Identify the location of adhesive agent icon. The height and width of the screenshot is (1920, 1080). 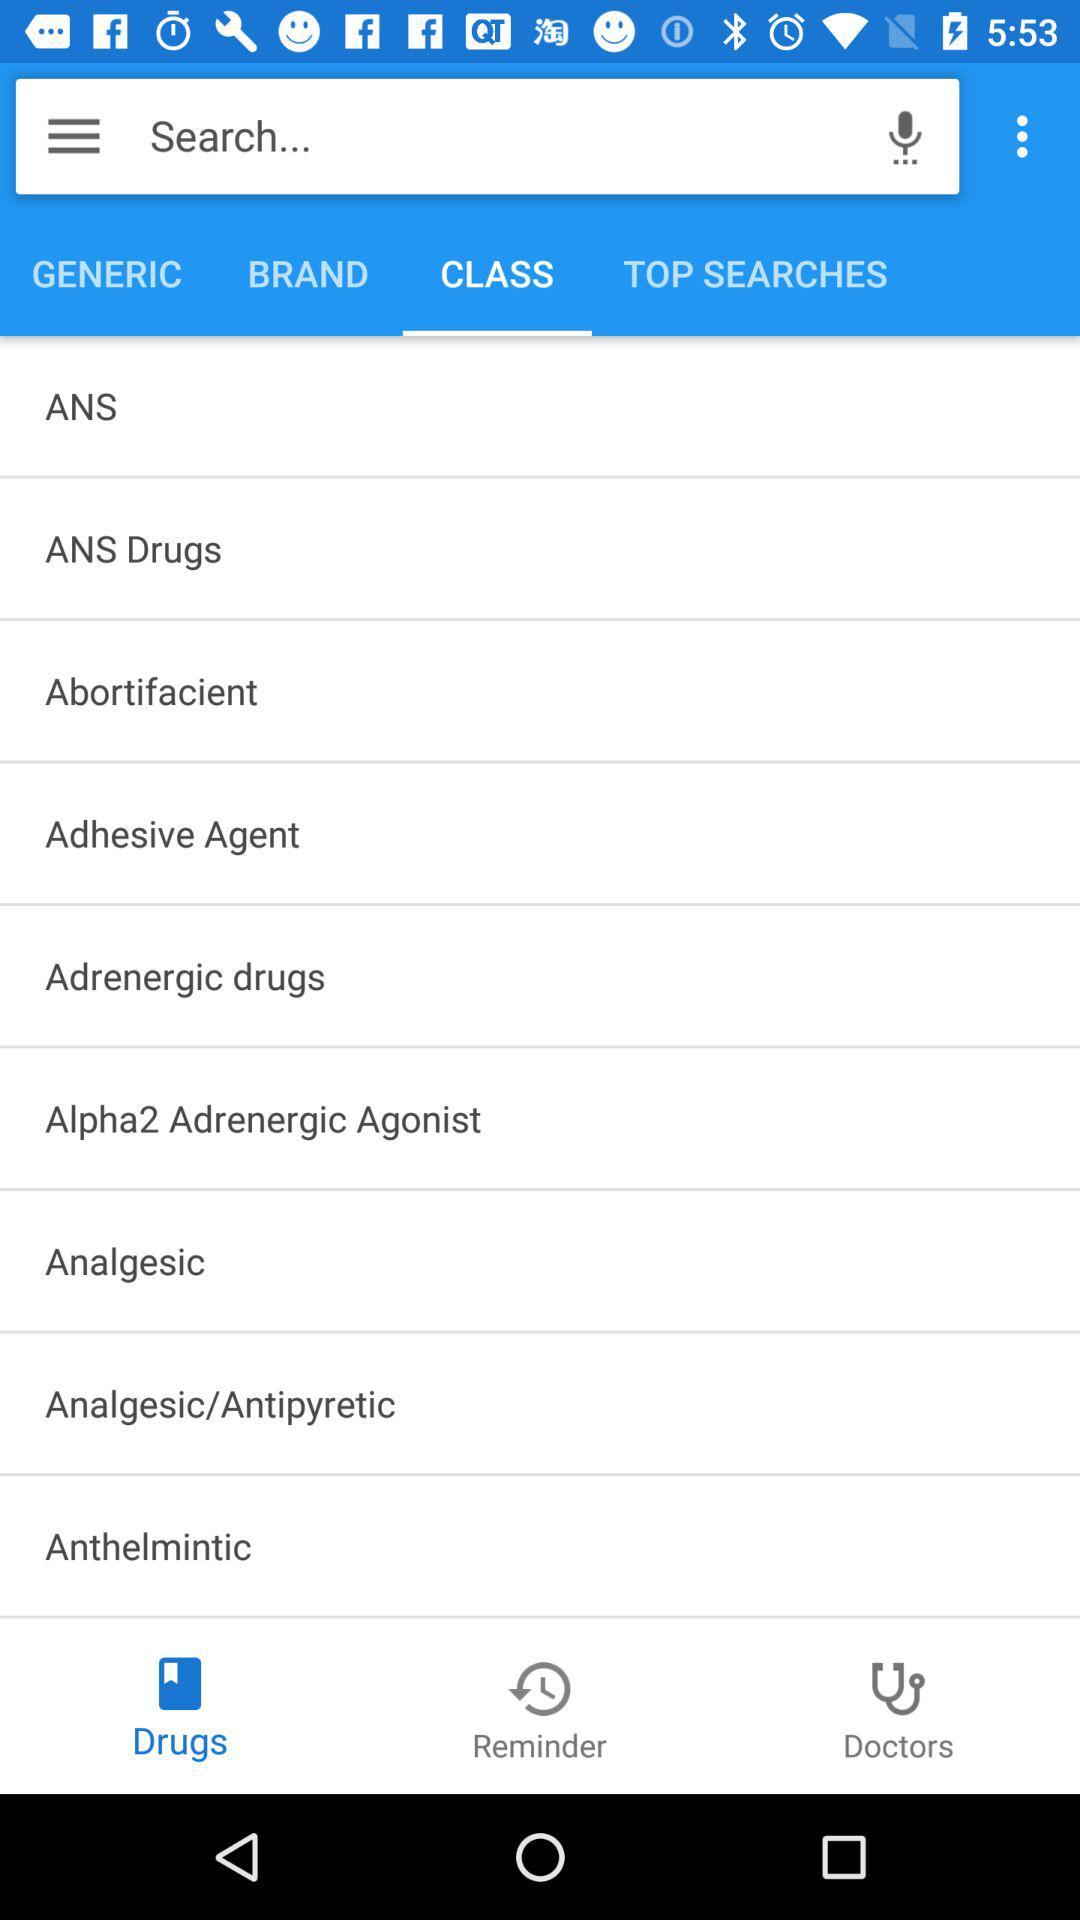
(540, 833).